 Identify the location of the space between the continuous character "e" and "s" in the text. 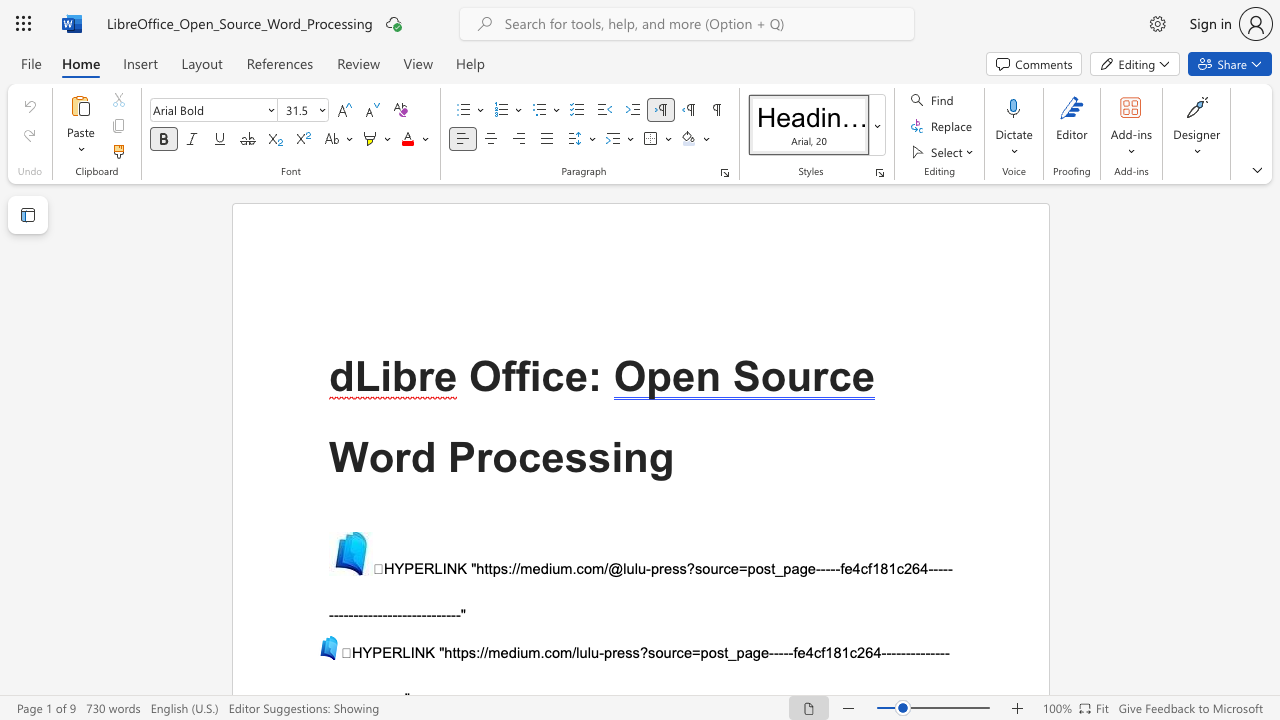
(563, 457).